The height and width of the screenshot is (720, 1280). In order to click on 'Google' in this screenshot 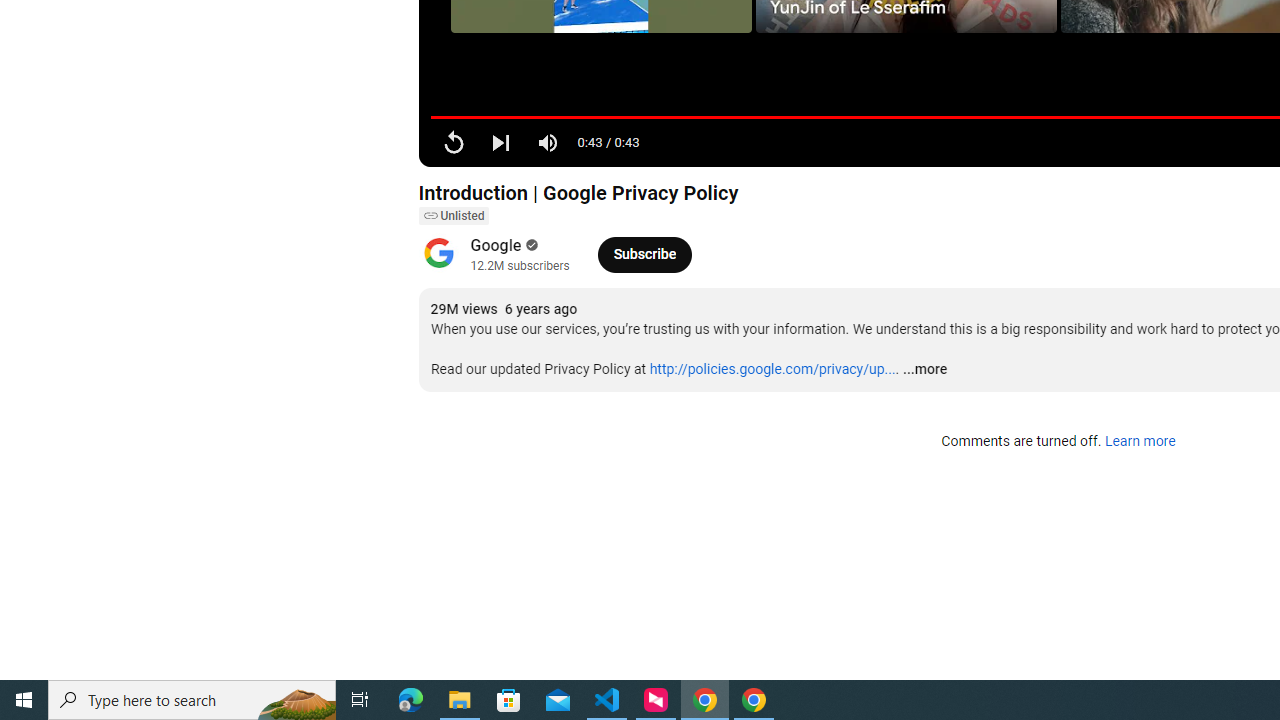, I will do `click(496, 244)`.